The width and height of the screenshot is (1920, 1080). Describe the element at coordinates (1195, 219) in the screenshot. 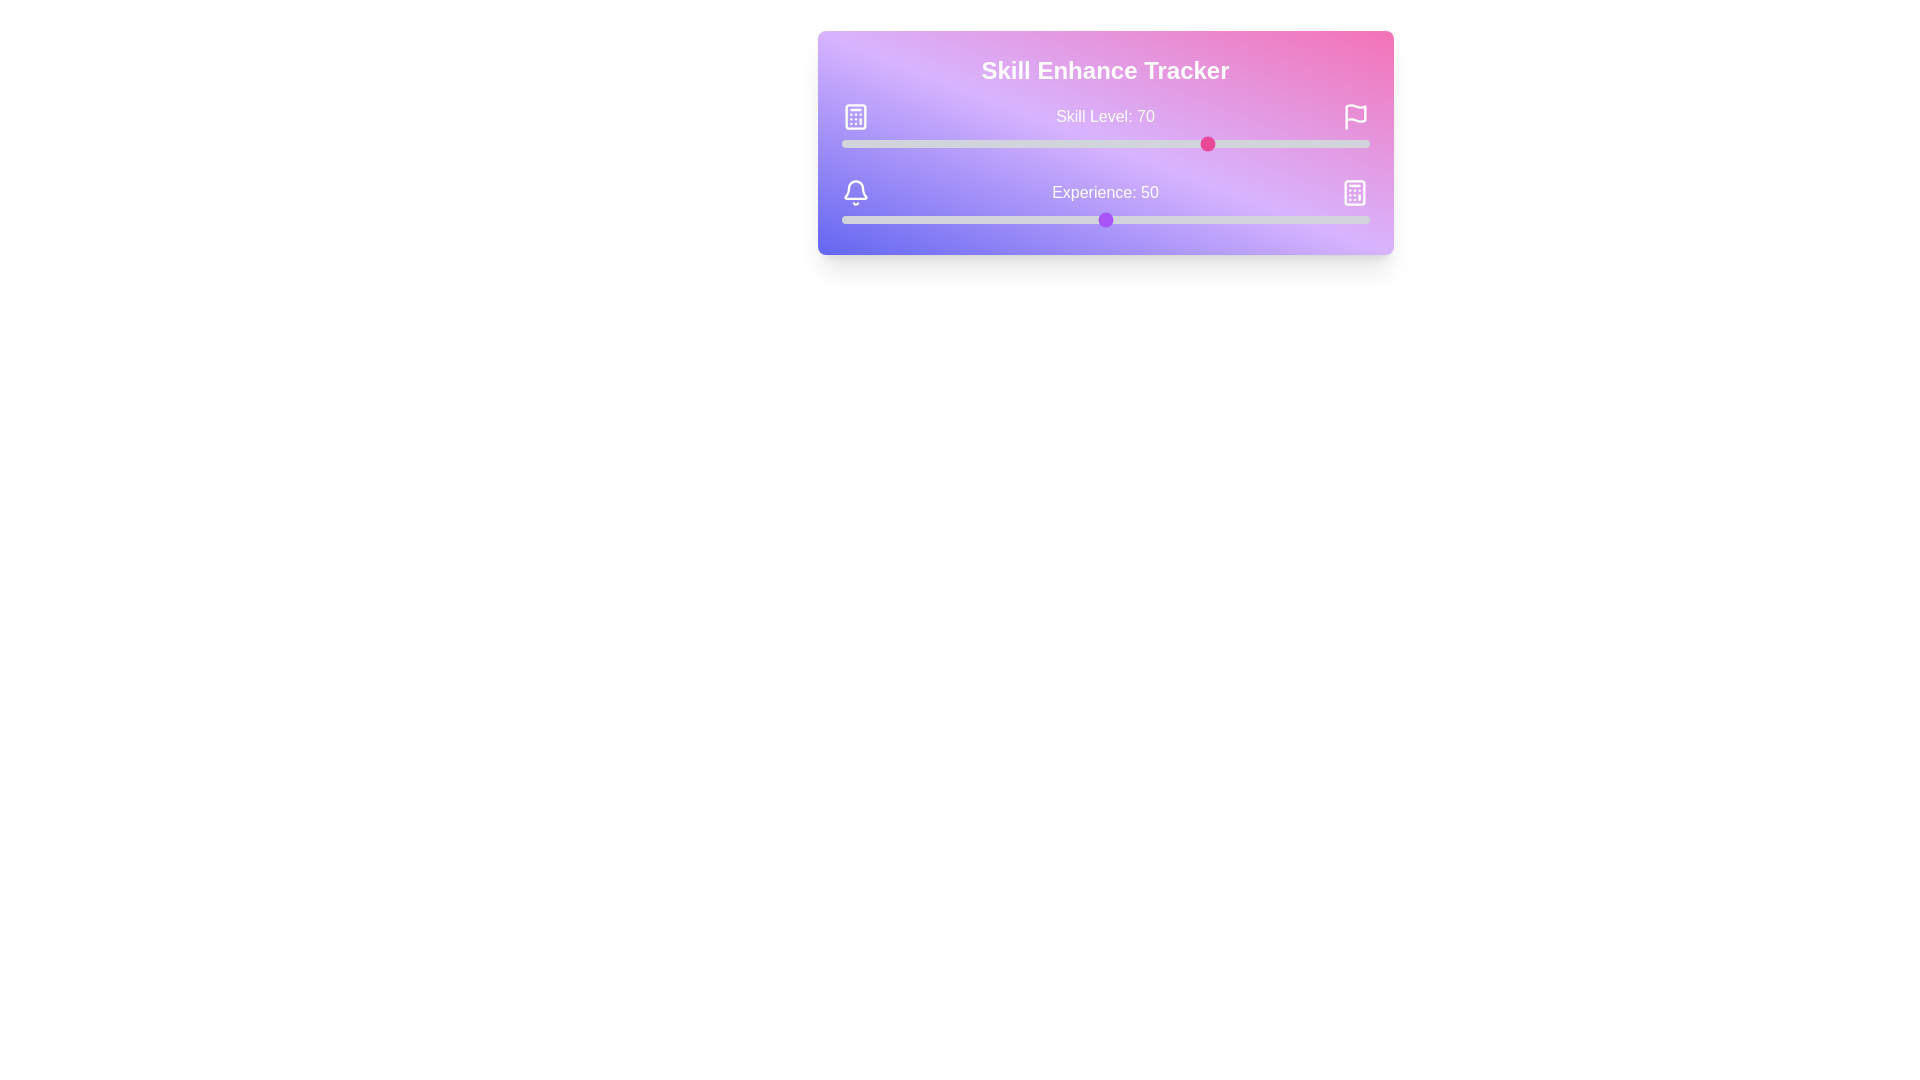

I see `the experience slider to set the experience value to 67` at that location.